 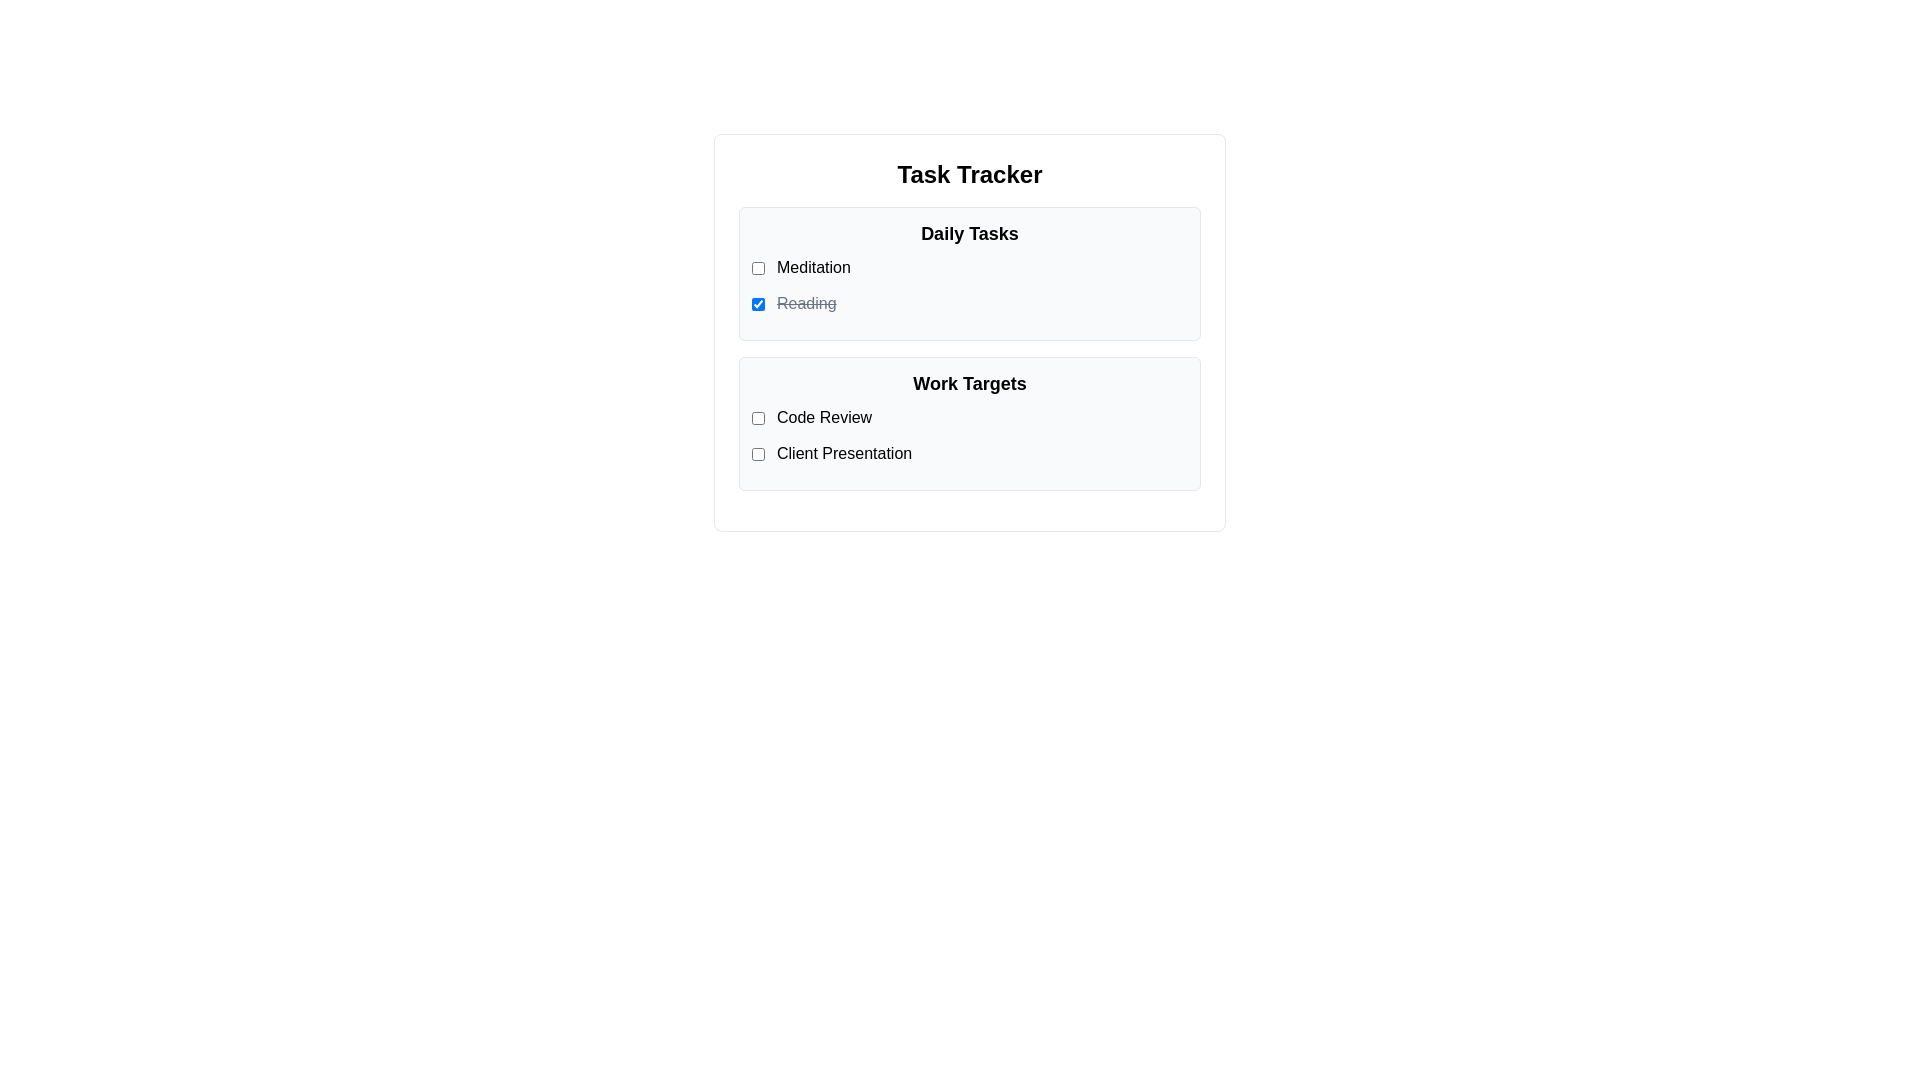 What do you see at coordinates (969, 233) in the screenshot?
I see `the Text Label that identifies the Daily Tasks section, positioned above the list items 'Meditation' and 'Reading'` at bounding box center [969, 233].